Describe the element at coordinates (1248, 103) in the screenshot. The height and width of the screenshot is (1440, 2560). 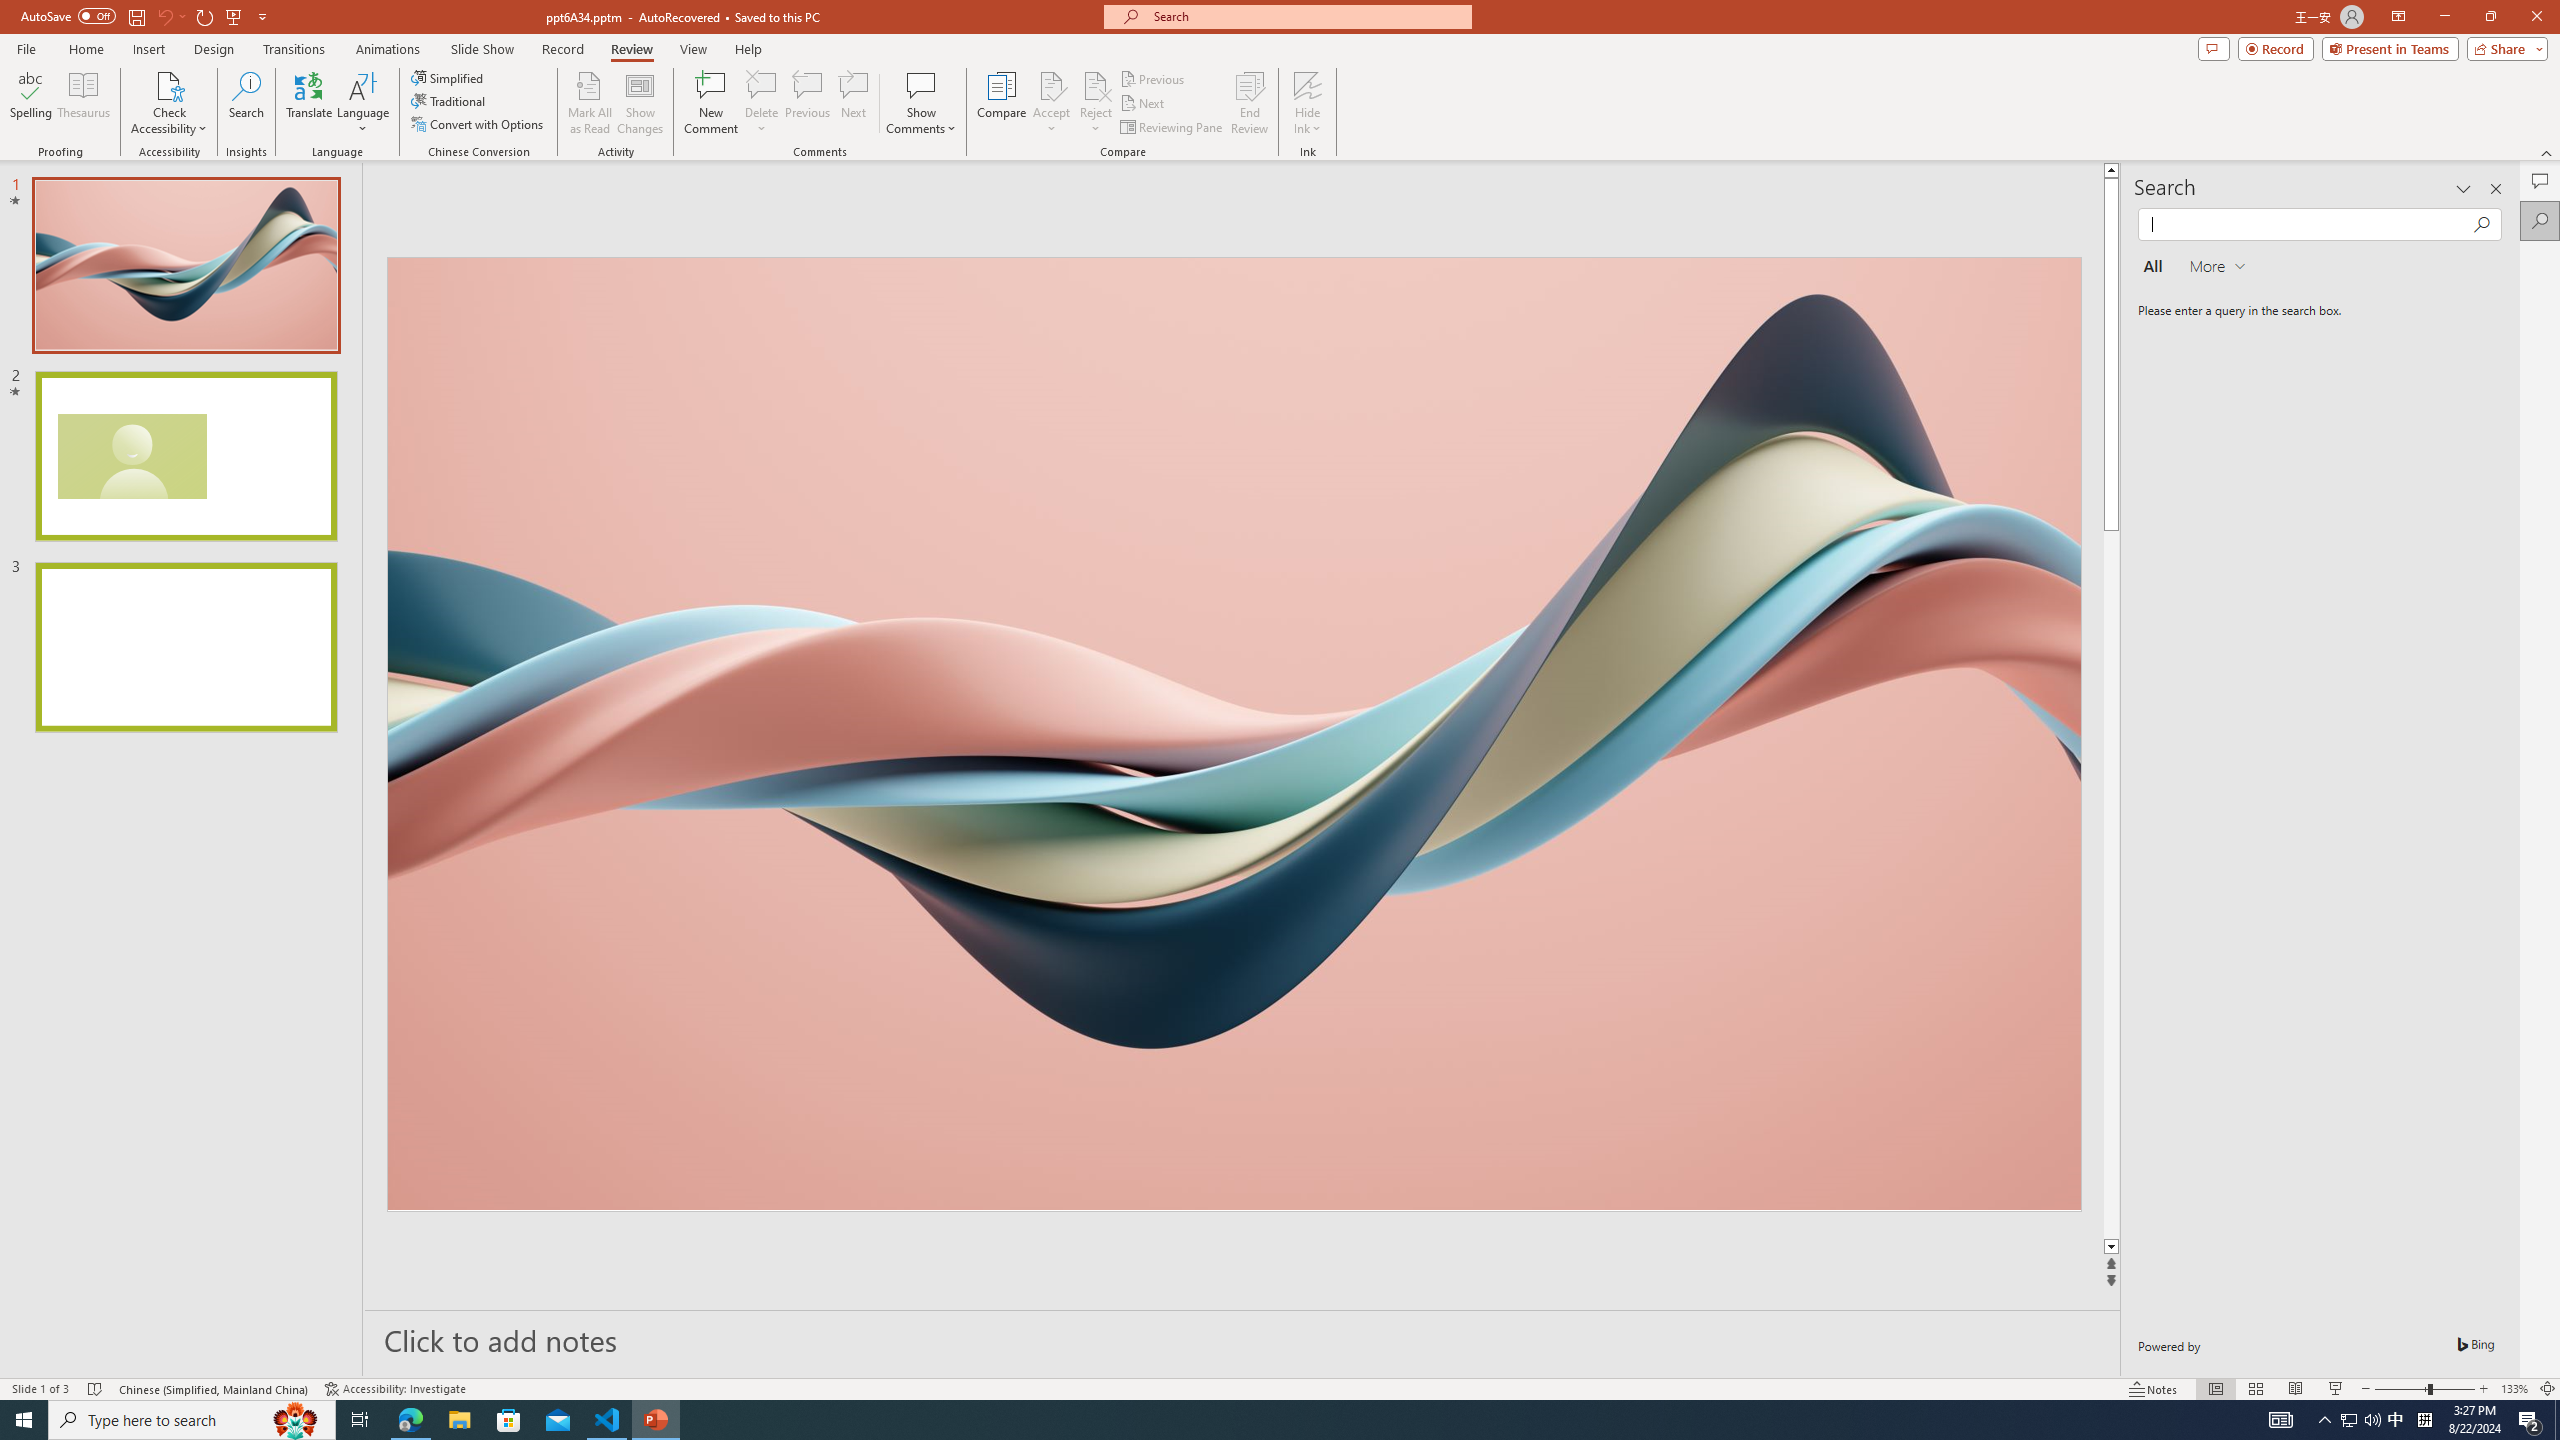
I see `'End Review'` at that location.